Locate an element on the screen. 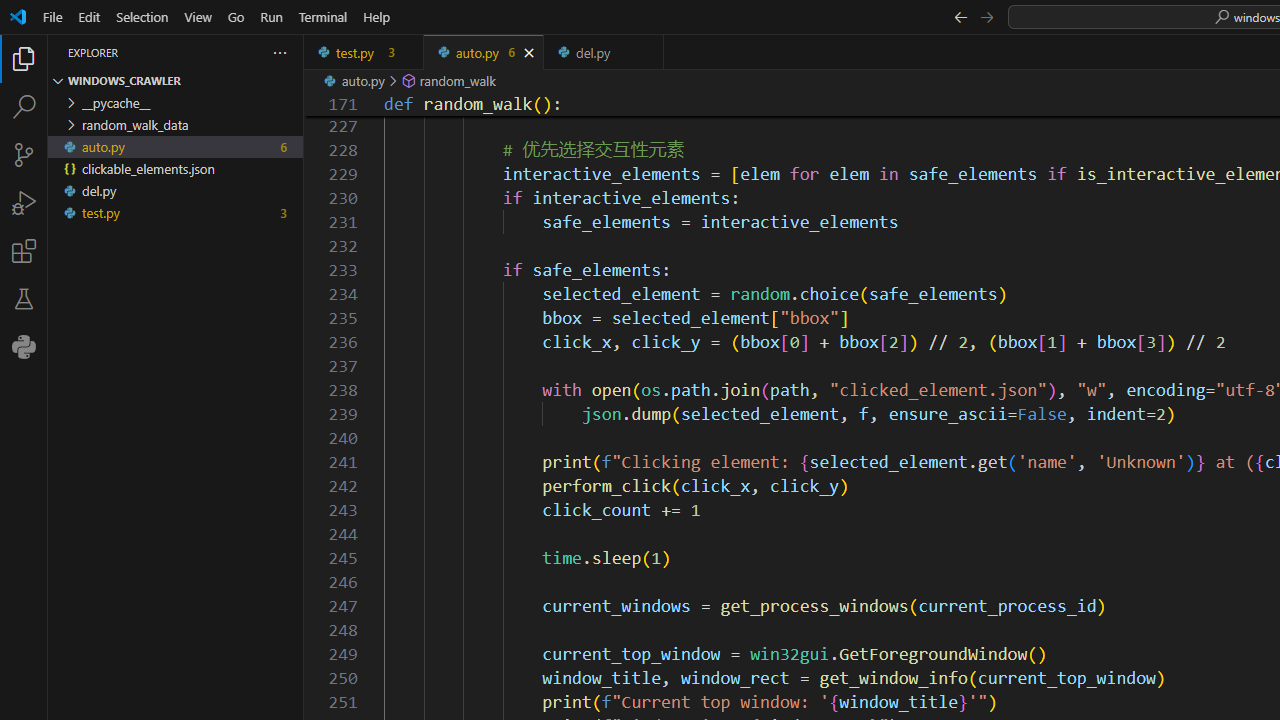 The height and width of the screenshot is (720, 1280). 'Terminal' is located at coordinates (323, 16).